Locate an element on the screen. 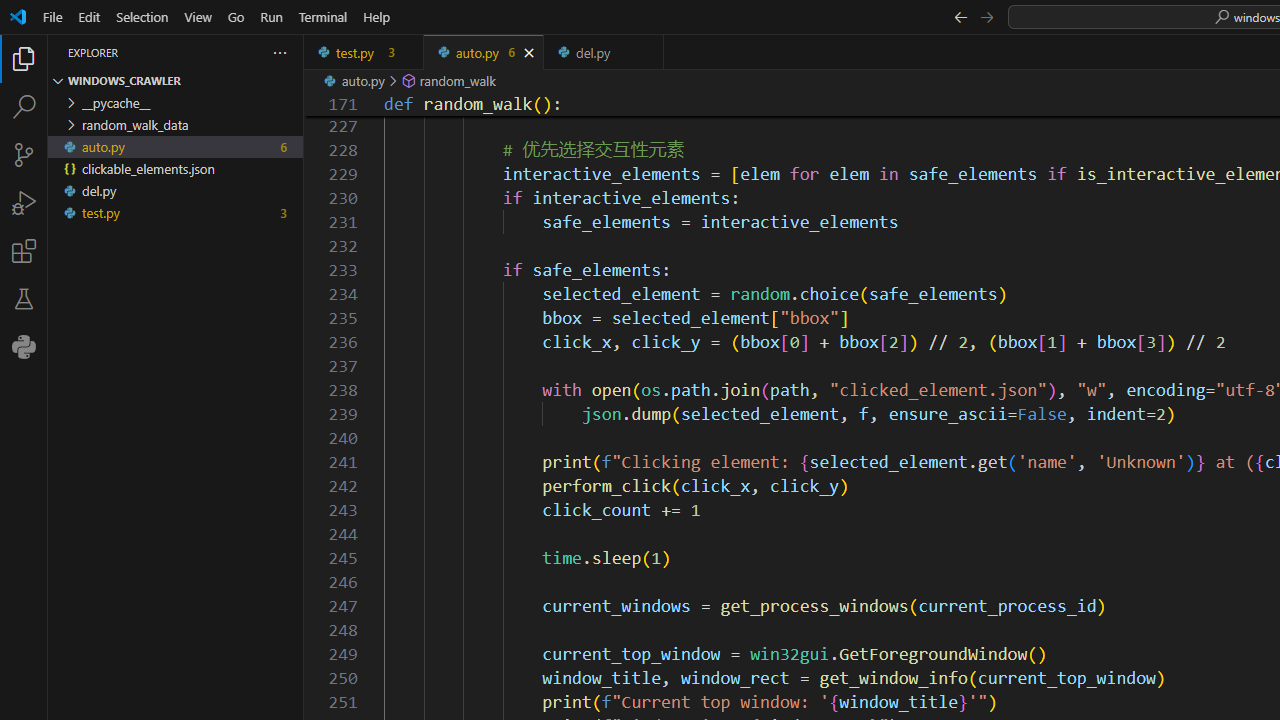 The height and width of the screenshot is (720, 1280). 'Terminal' is located at coordinates (323, 16).